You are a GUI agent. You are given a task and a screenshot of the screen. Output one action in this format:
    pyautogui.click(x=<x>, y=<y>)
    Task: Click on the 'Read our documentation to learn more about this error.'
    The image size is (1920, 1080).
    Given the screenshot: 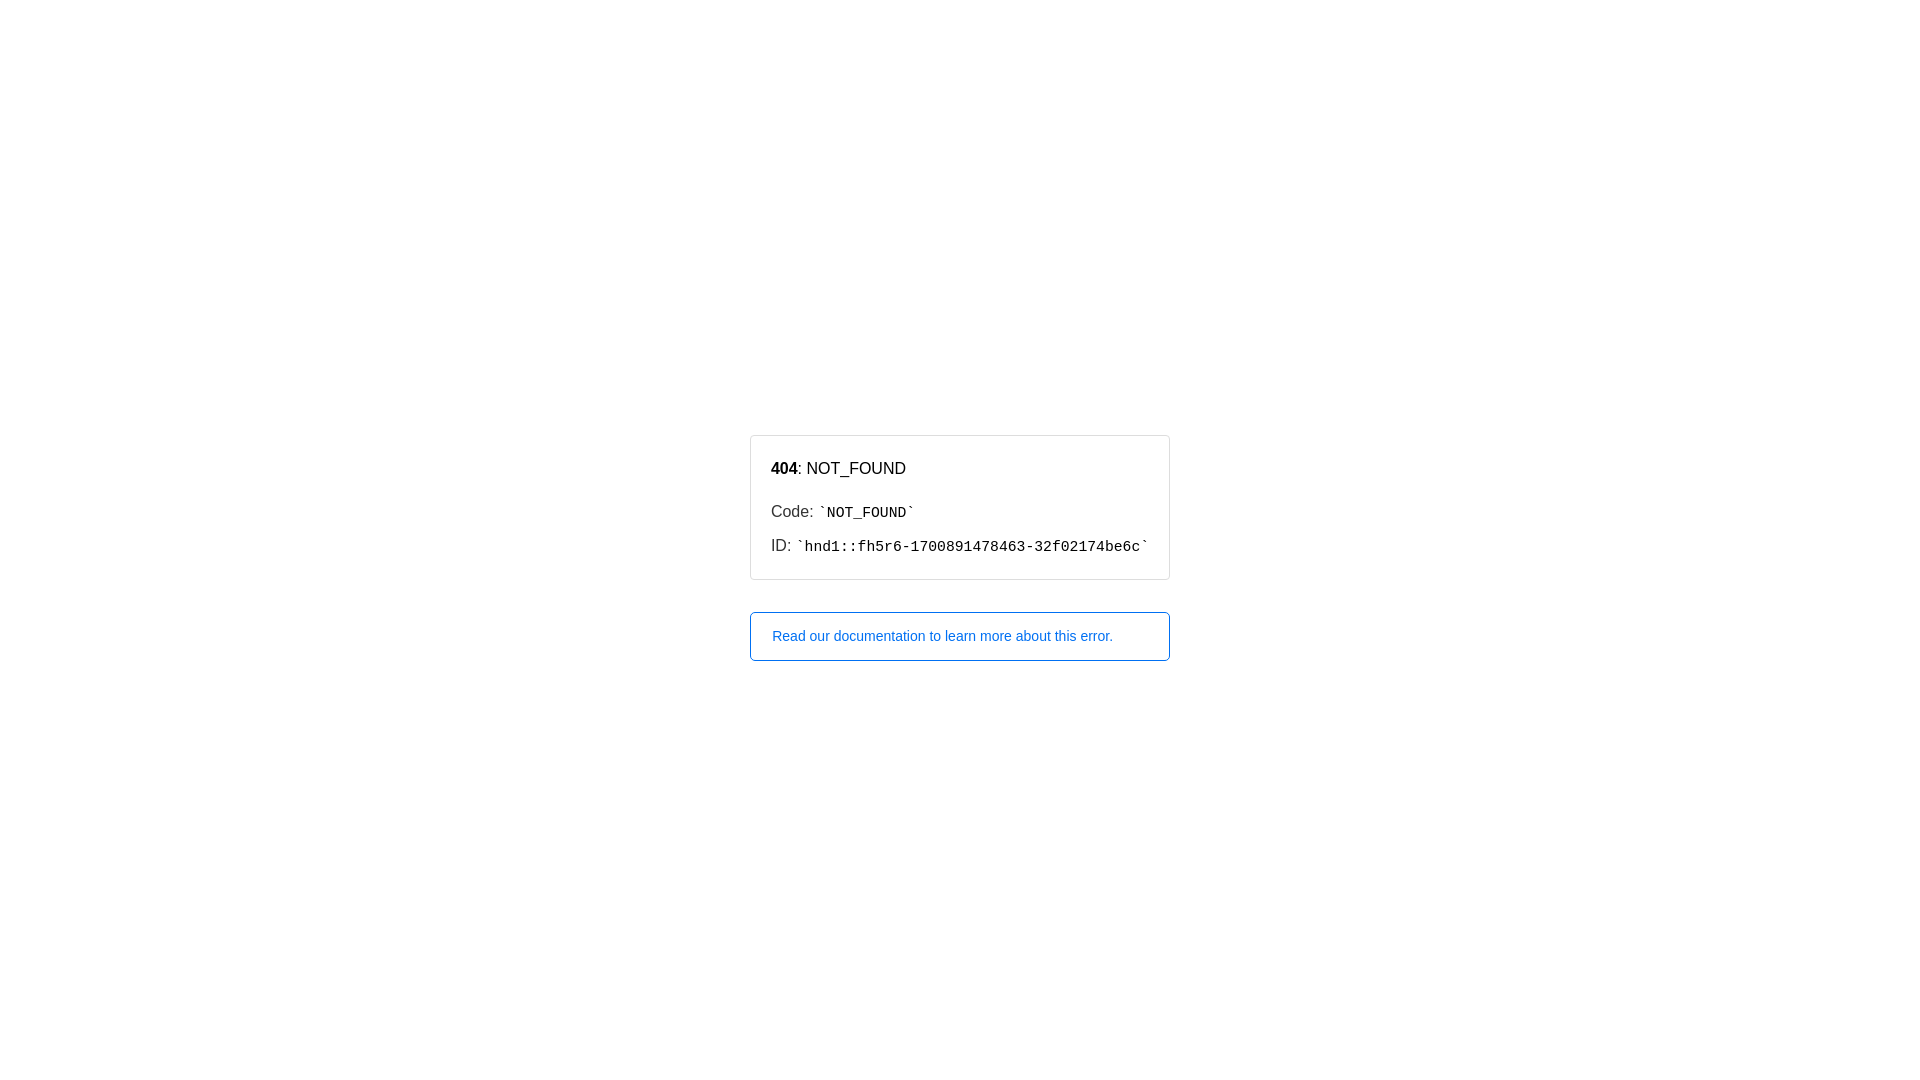 What is the action you would take?
    pyautogui.click(x=960, y=636)
    